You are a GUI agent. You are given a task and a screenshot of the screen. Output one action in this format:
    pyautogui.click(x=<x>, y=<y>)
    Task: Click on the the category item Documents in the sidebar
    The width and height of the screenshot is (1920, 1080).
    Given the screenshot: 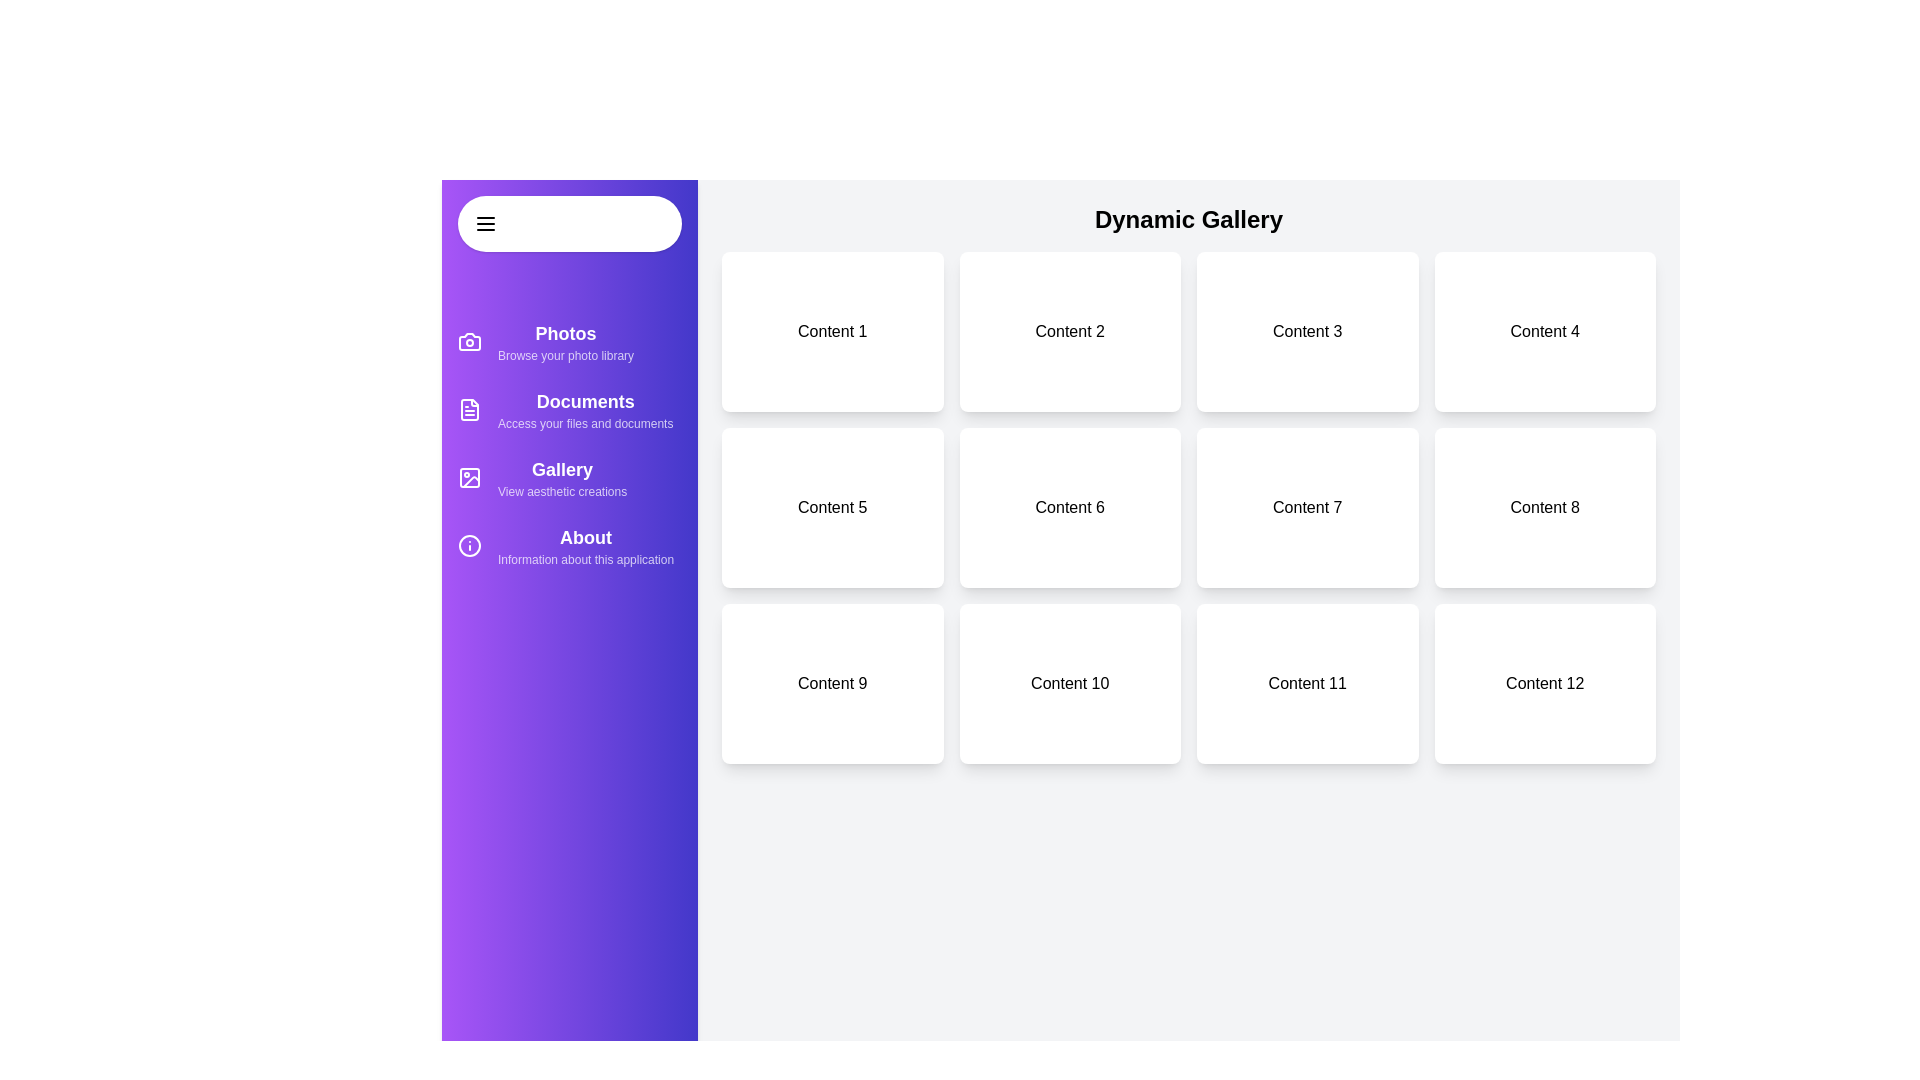 What is the action you would take?
    pyautogui.click(x=569, y=408)
    